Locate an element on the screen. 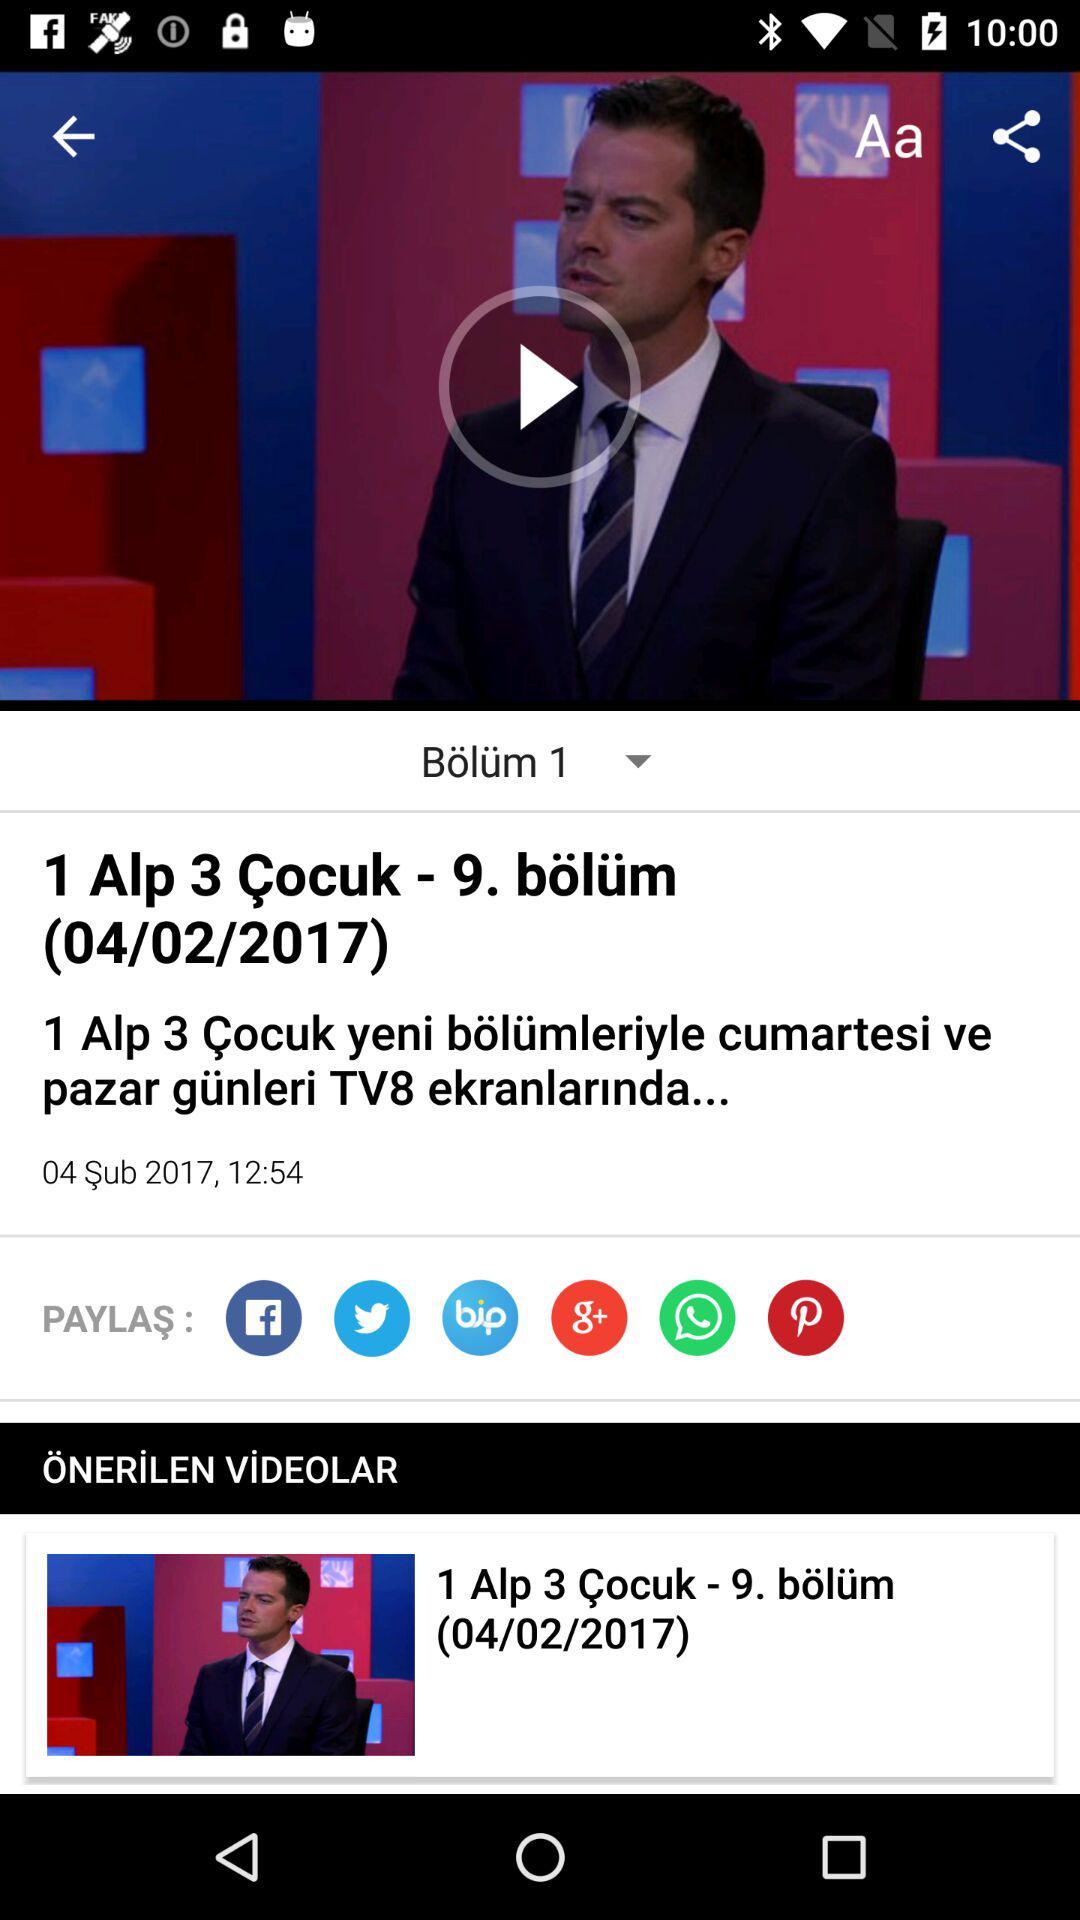 The image size is (1080, 1920). the call icon is located at coordinates (696, 1317).